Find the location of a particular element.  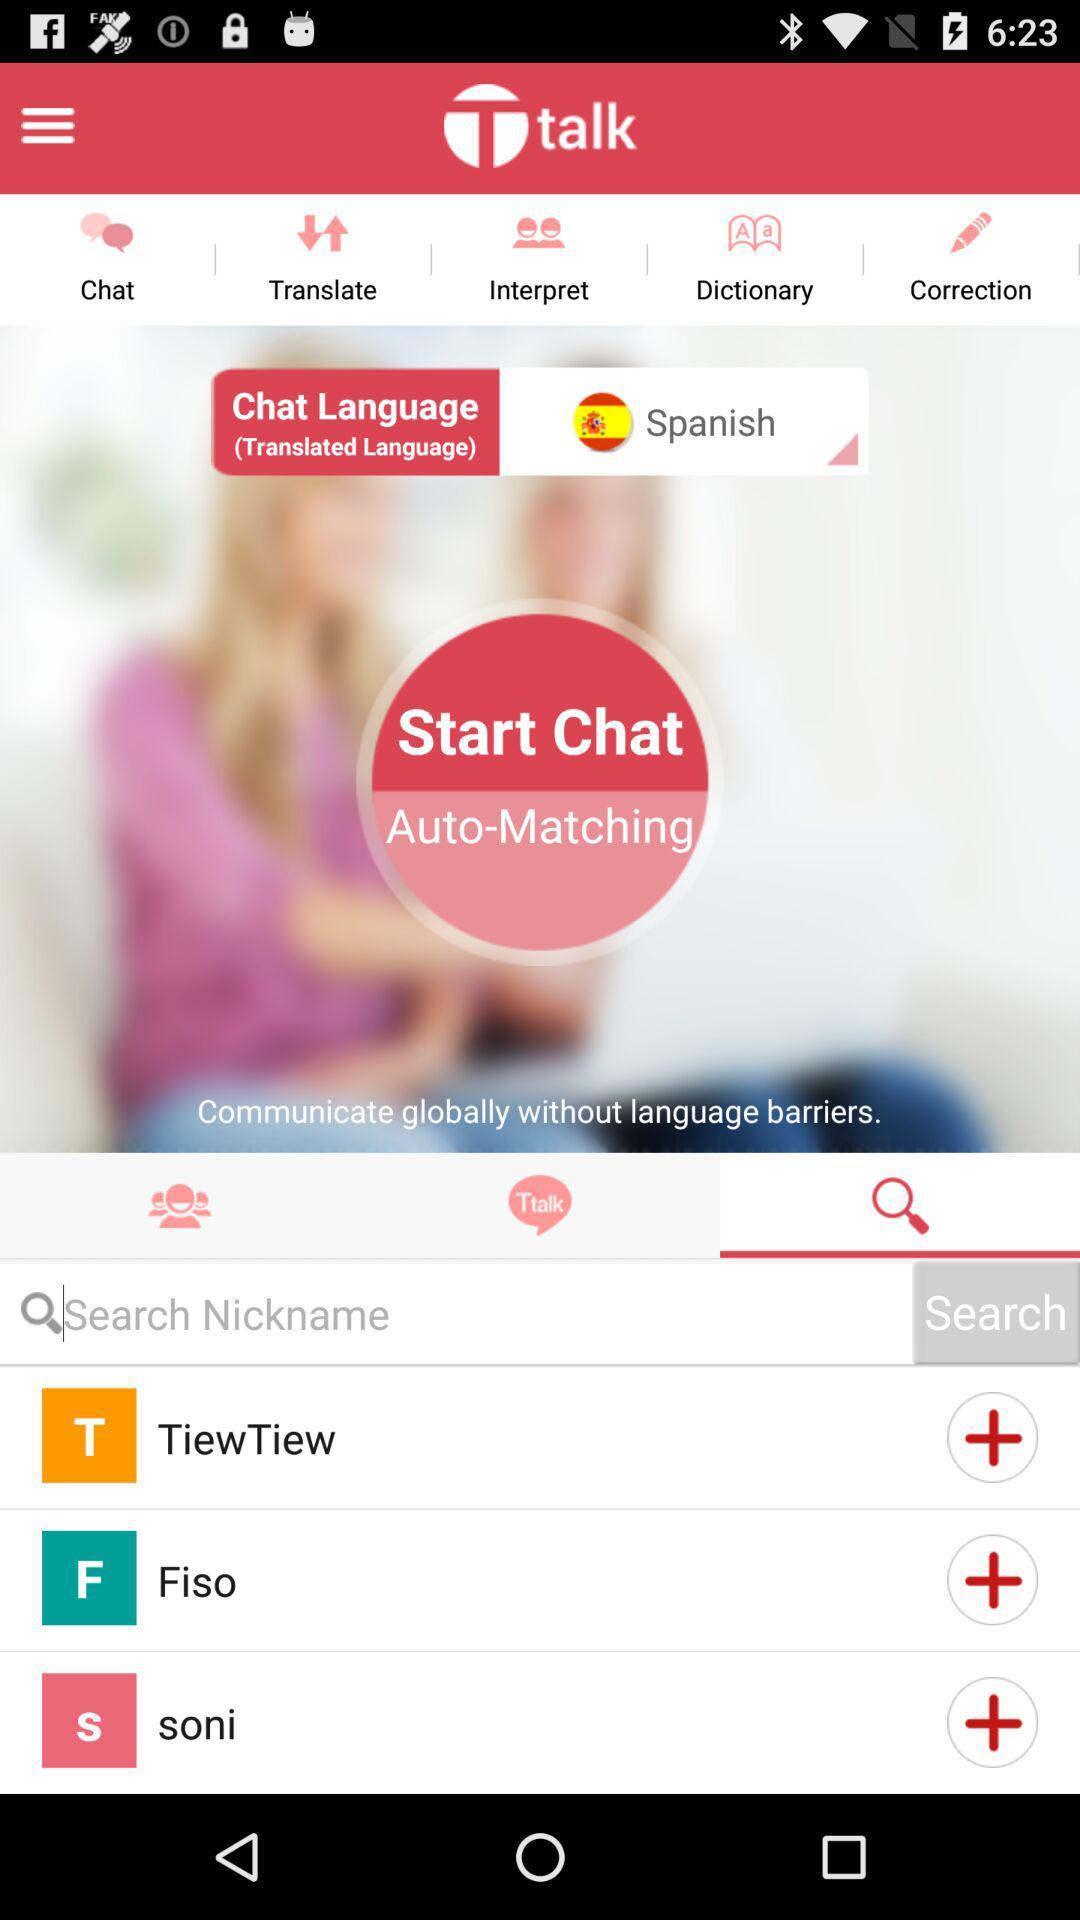

click the contact list is located at coordinates (180, 1204).